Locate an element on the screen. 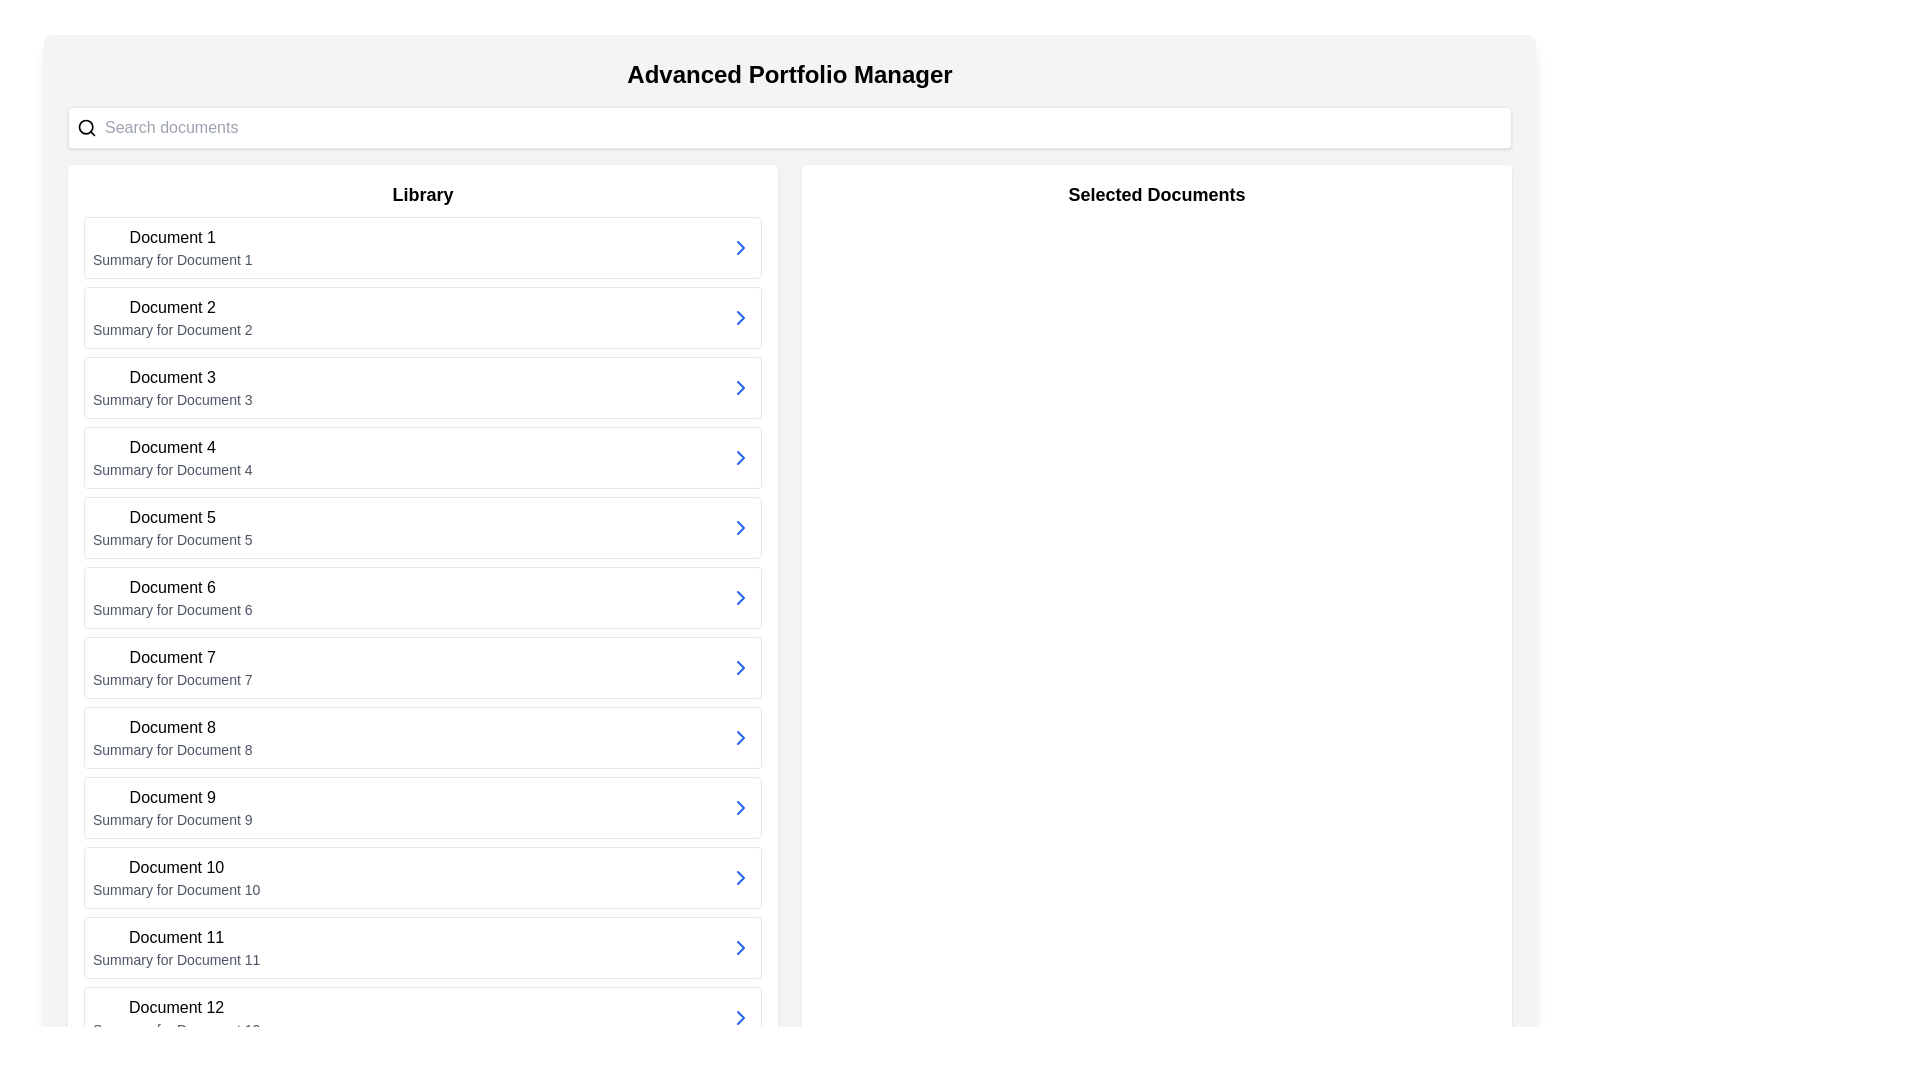  the right-facing blue chevron icon located within the interactive area of the first document entry in the 'Library' section is located at coordinates (739, 246).